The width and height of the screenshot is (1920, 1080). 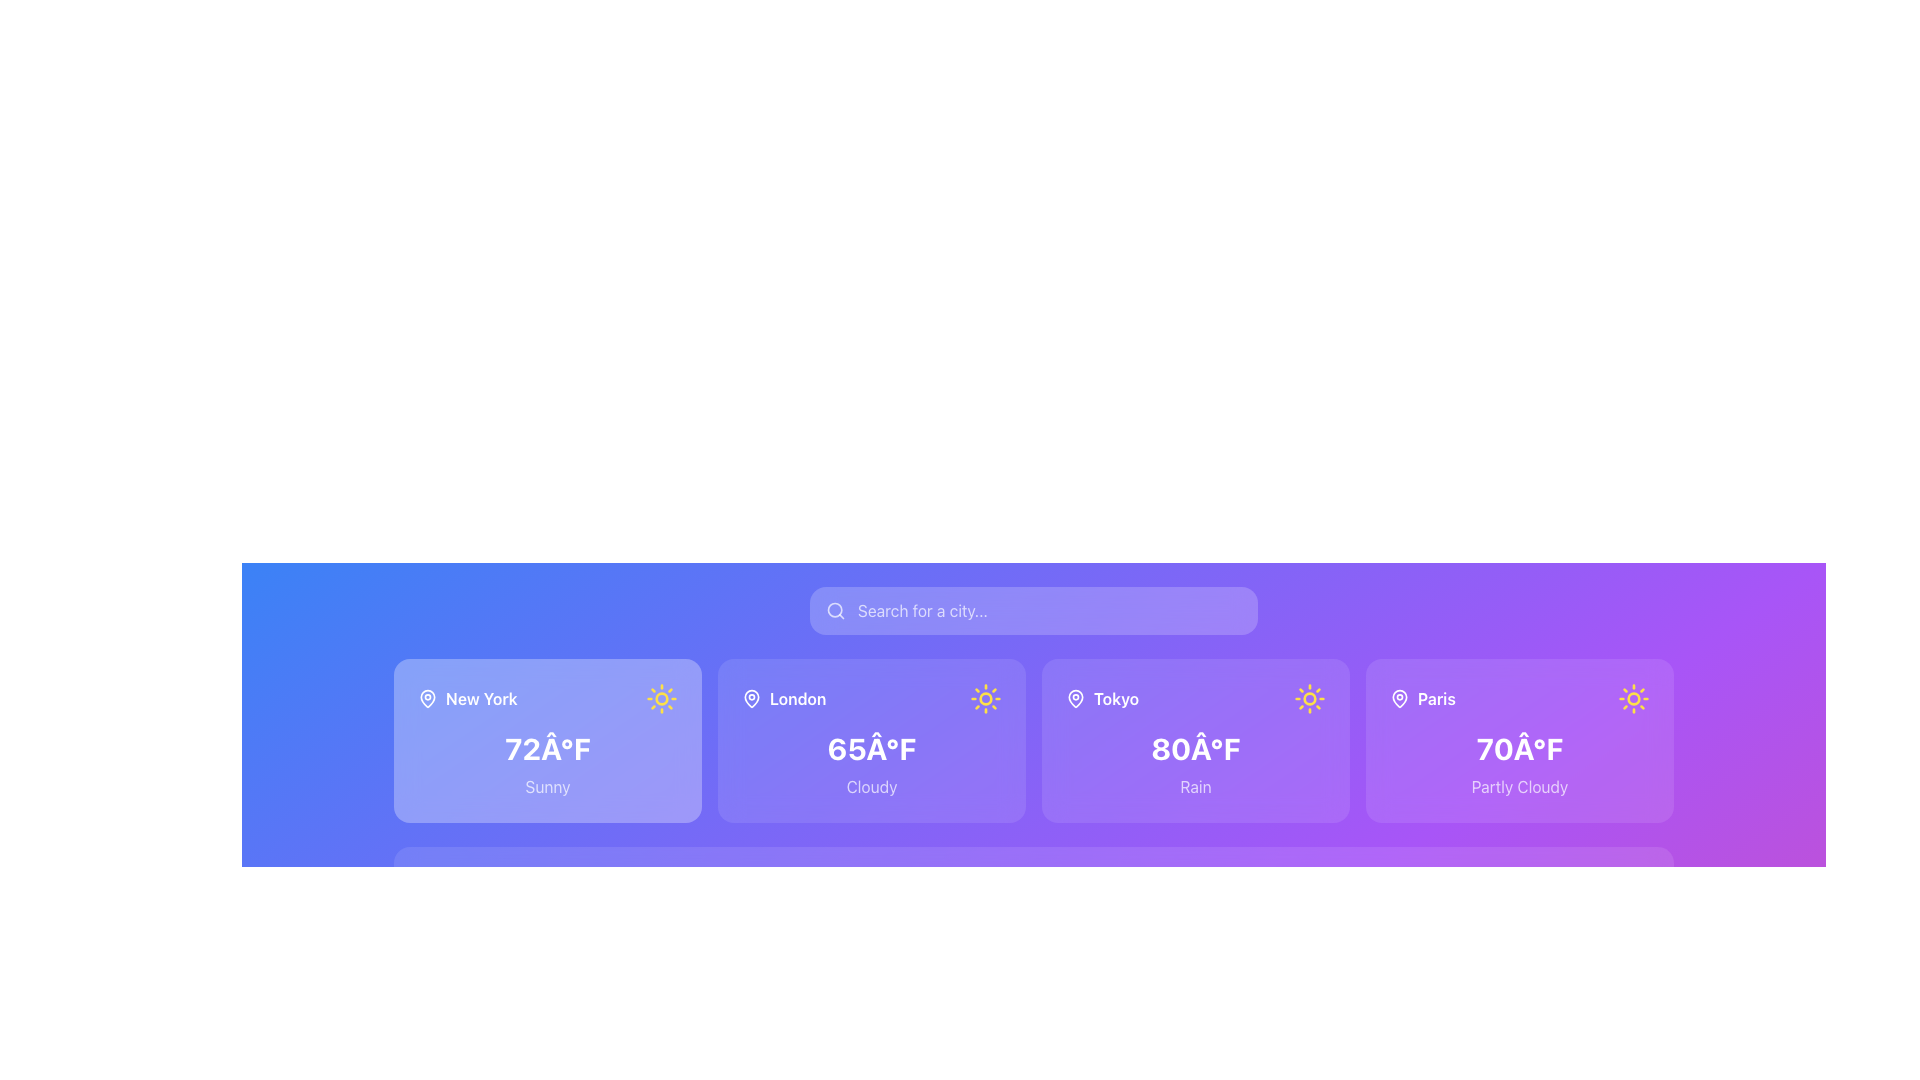 I want to click on the text label displaying 'Paris', so click(x=1435, y=697).